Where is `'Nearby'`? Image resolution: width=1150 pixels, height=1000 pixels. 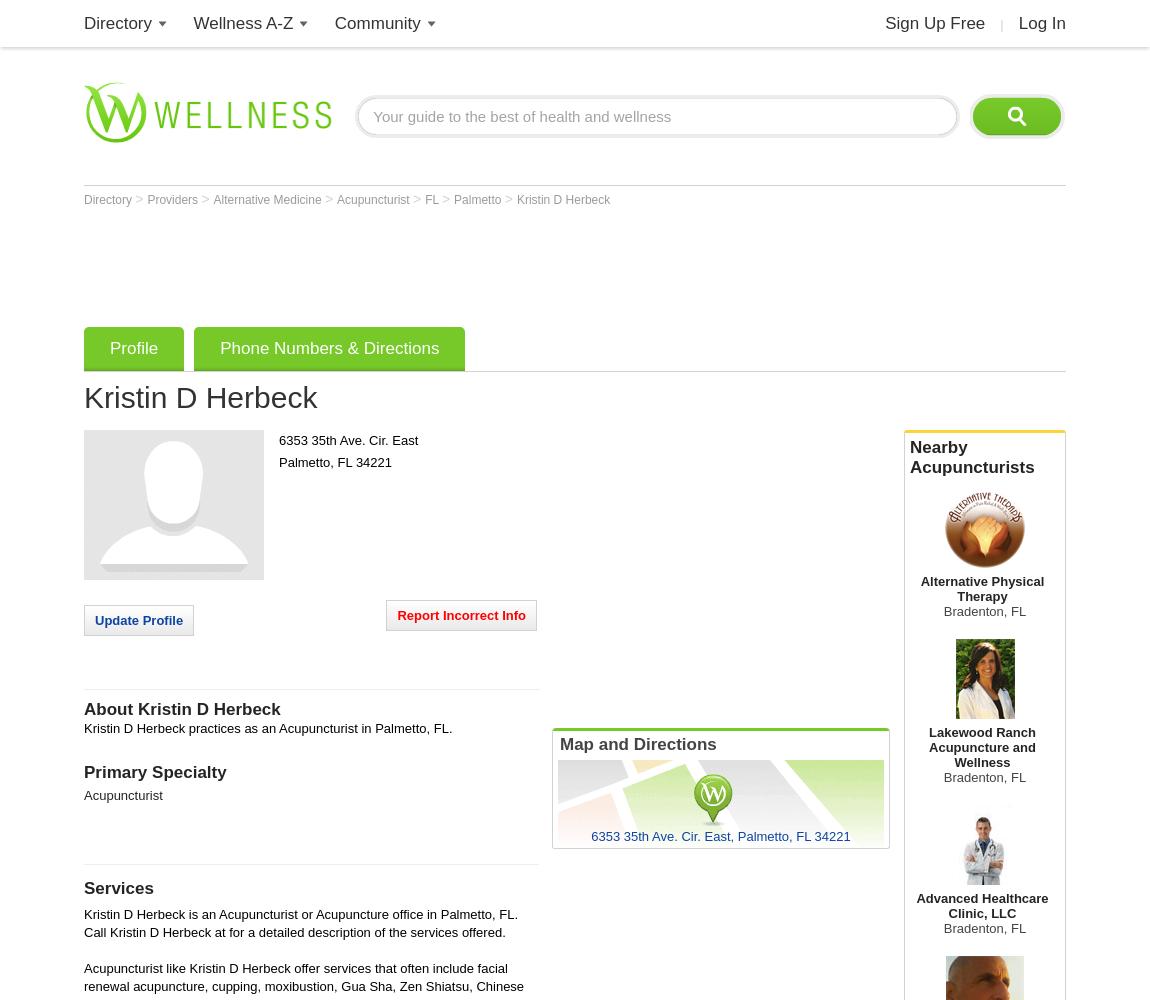 'Nearby' is located at coordinates (938, 446).